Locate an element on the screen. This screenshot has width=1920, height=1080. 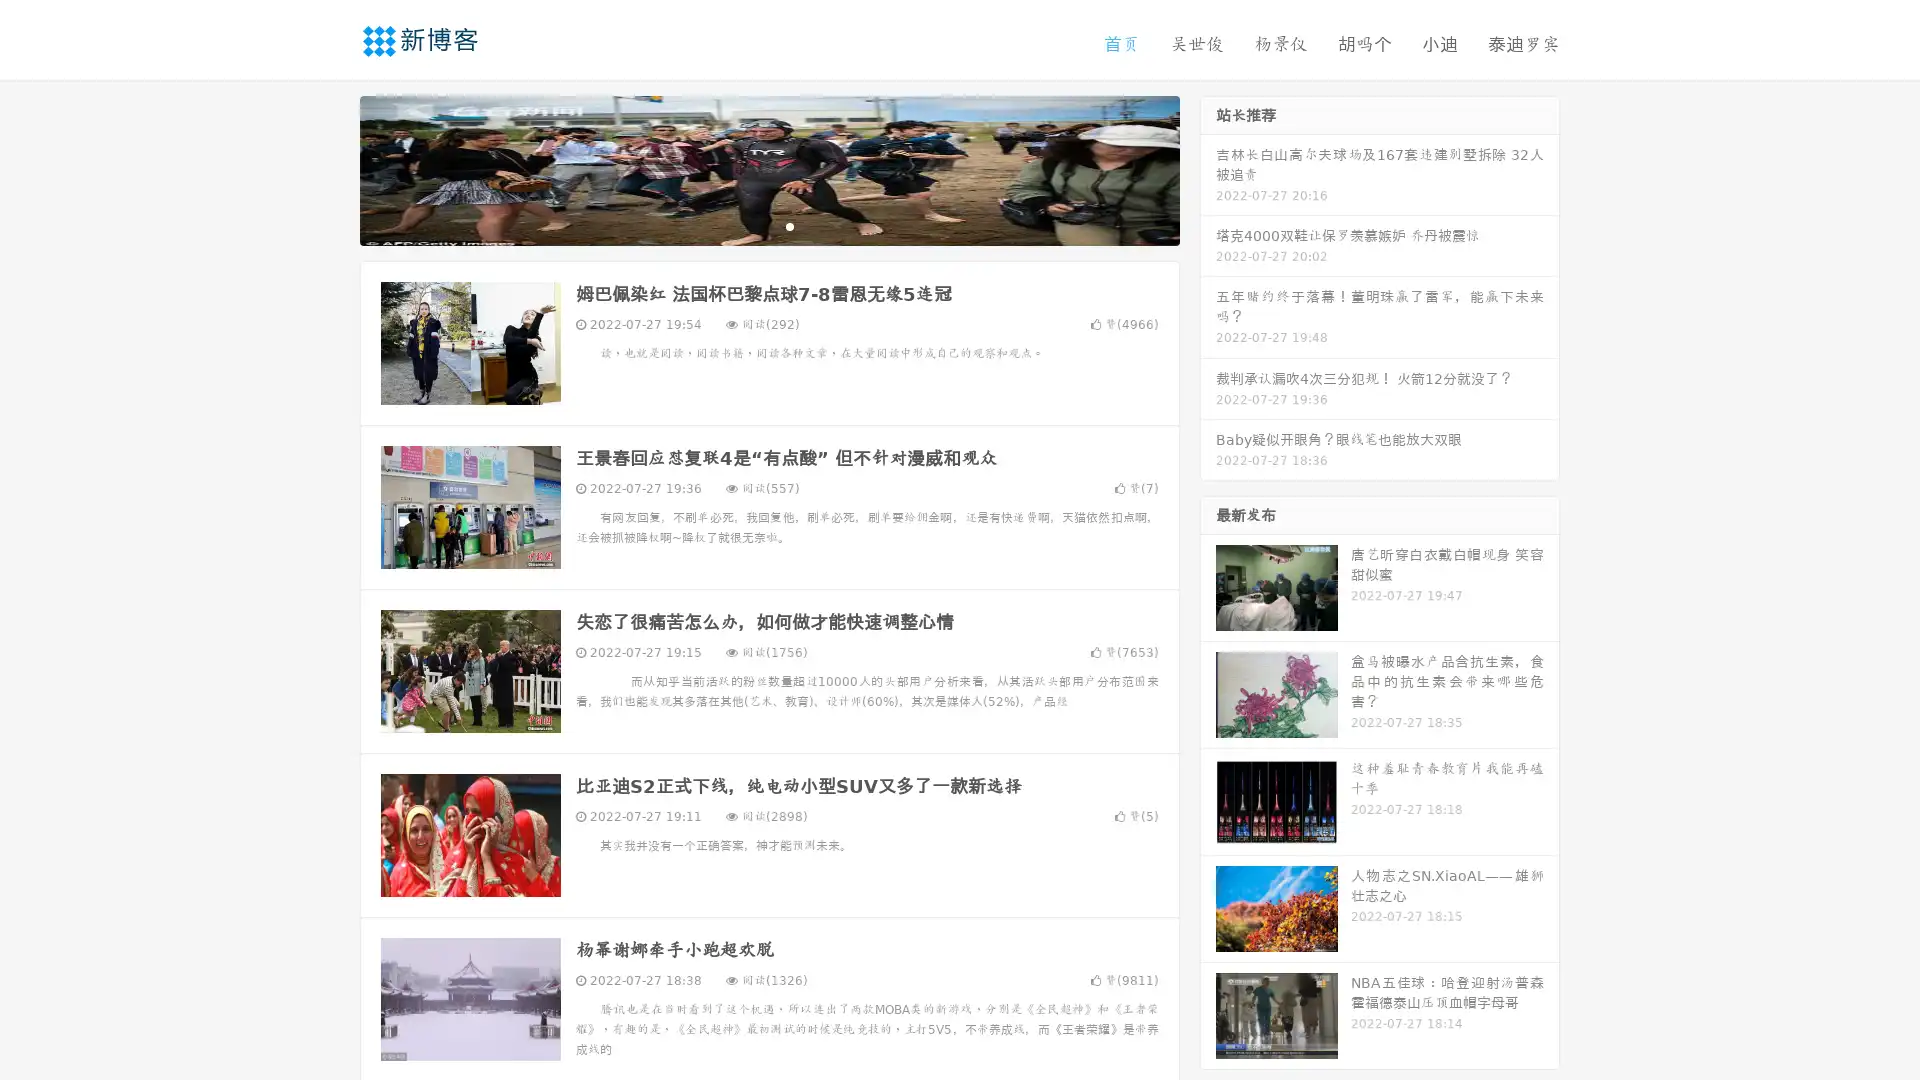
Go to slide 2 is located at coordinates (768, 225).